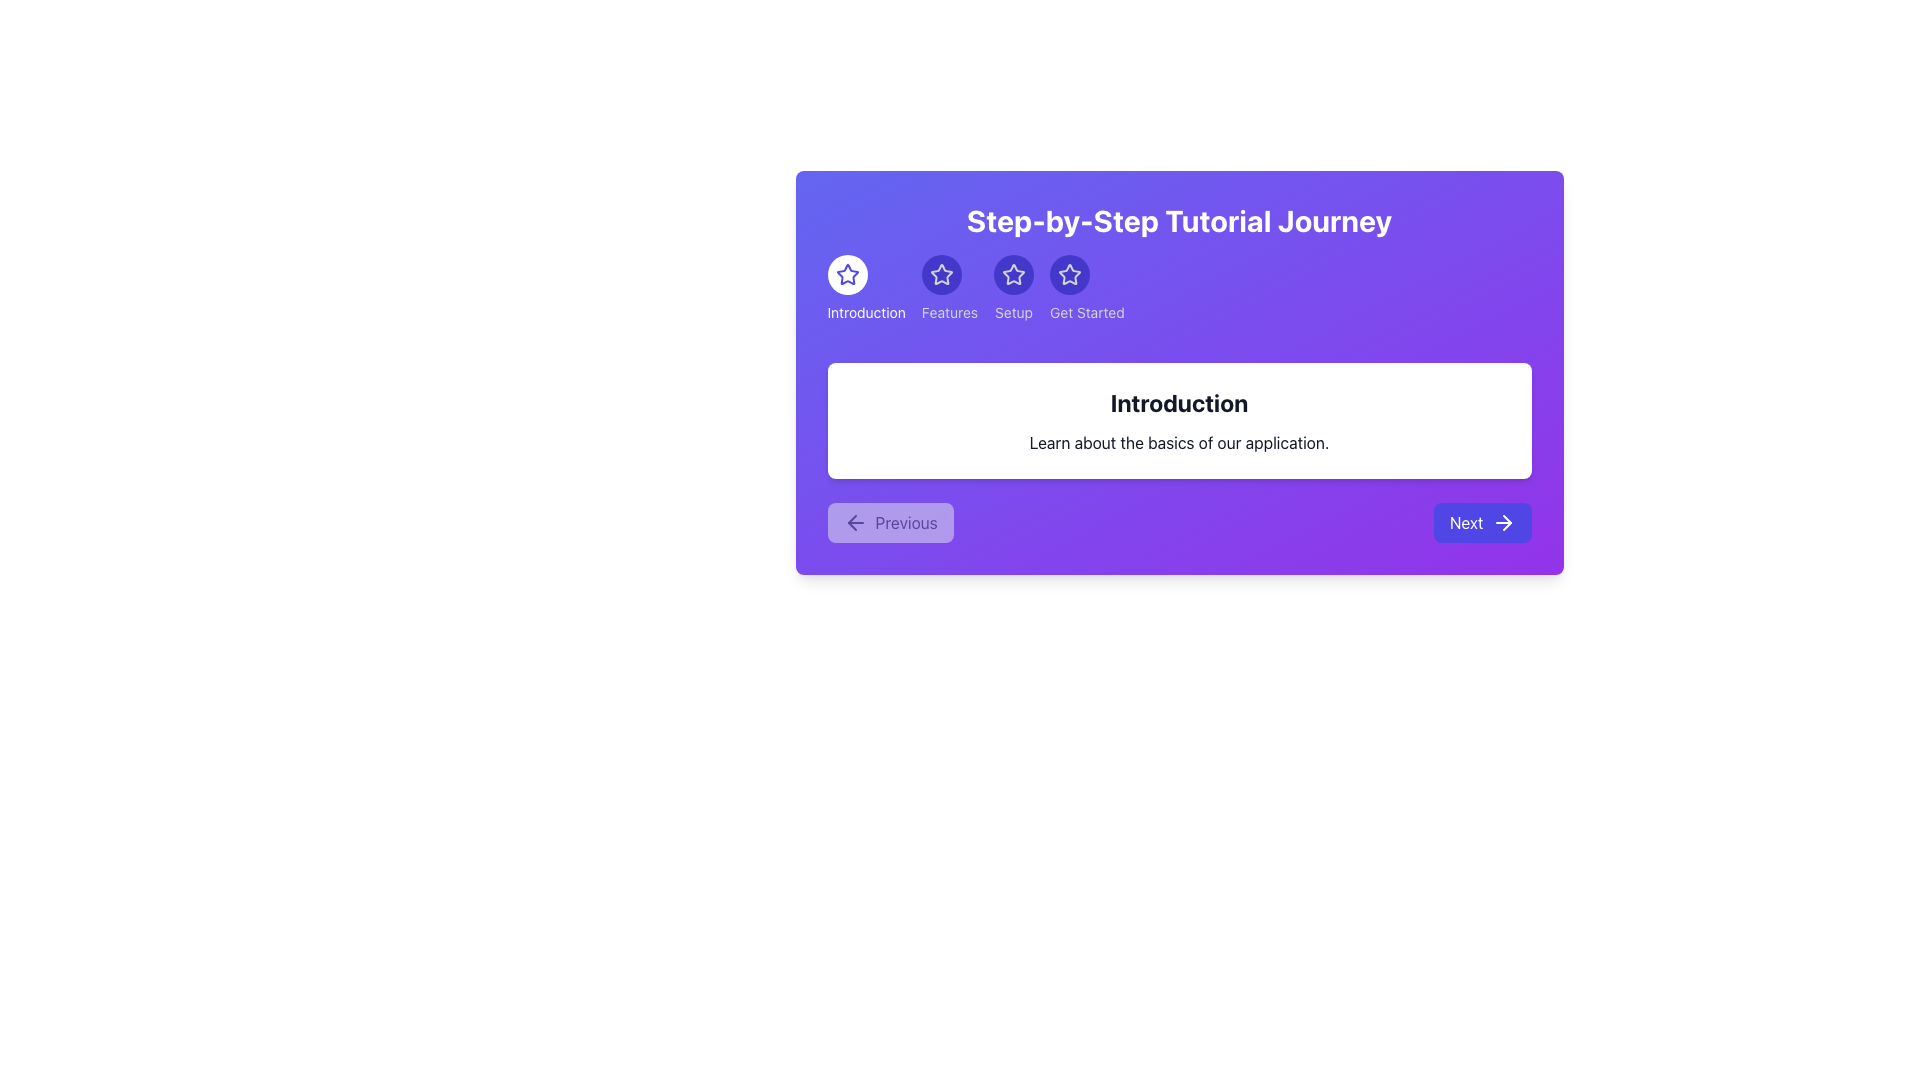 Image resolution: width=1920 pixels, height=1080 pixels. I want to click on the rightward arrow icon next to the 'Next' button located in the lower-right portion of the purple card area, so click(1503, 522).